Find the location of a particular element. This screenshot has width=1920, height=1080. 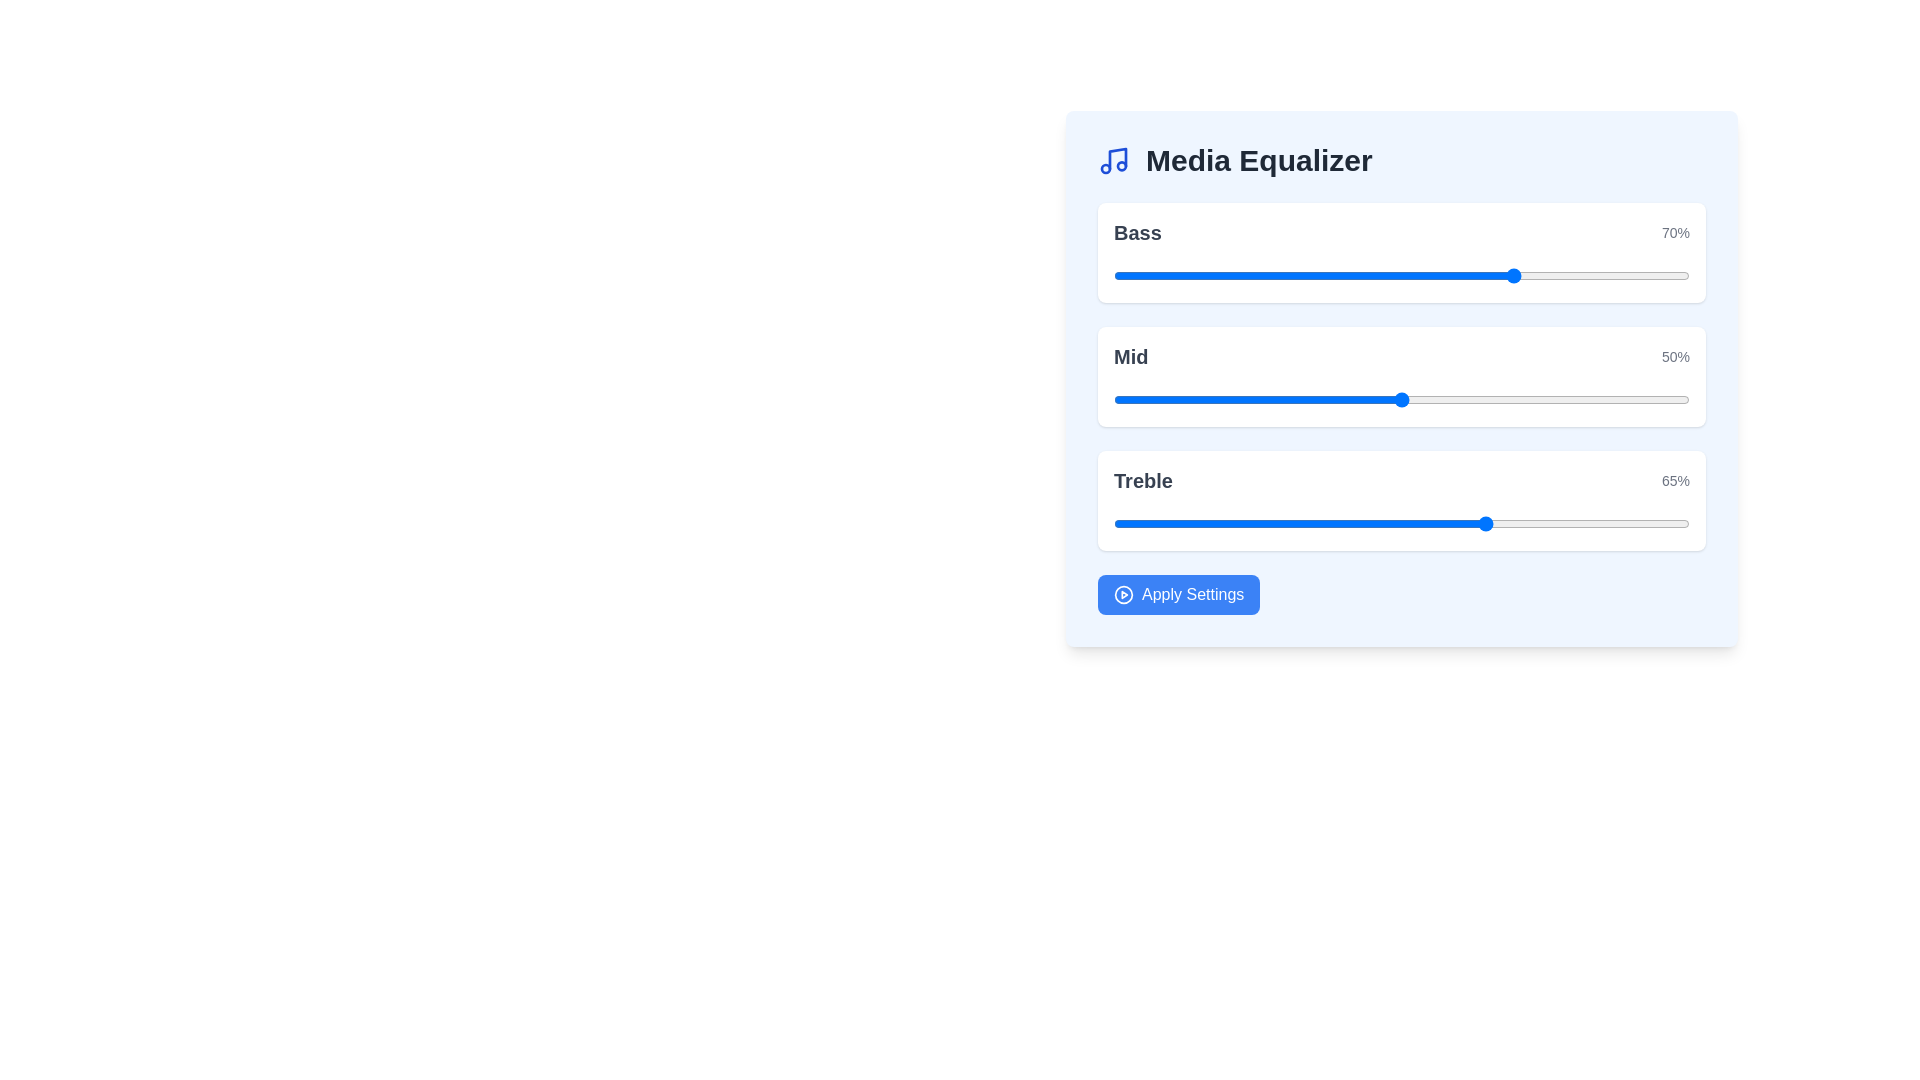

treble is located at coordinates (1448, 523).